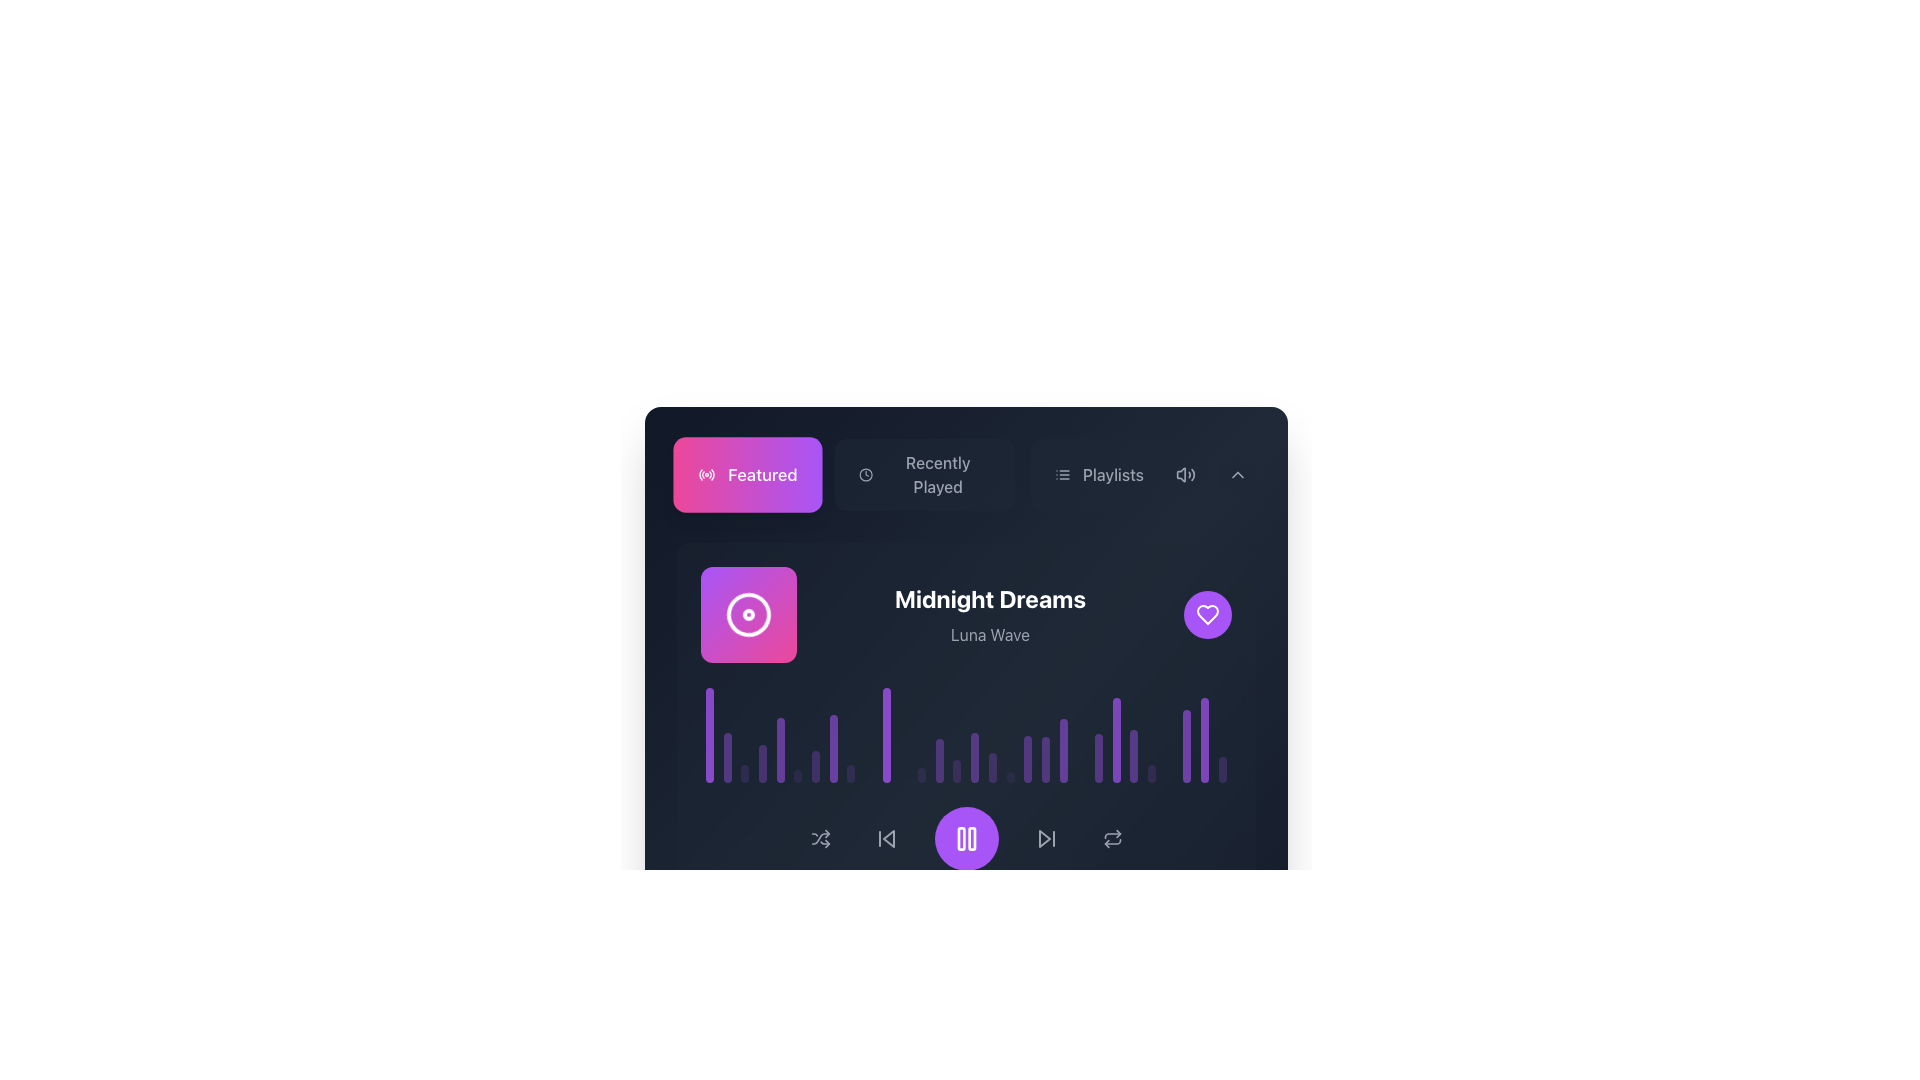 The height and width of the screenshot is (1080, 1920). I want to click on the twenty-seventh vertical progress bar in the soundwave-like visualization, which is a narrow bar with a rounded top and bottom, colored in a translucent shade of purple, so click(1204, 740).